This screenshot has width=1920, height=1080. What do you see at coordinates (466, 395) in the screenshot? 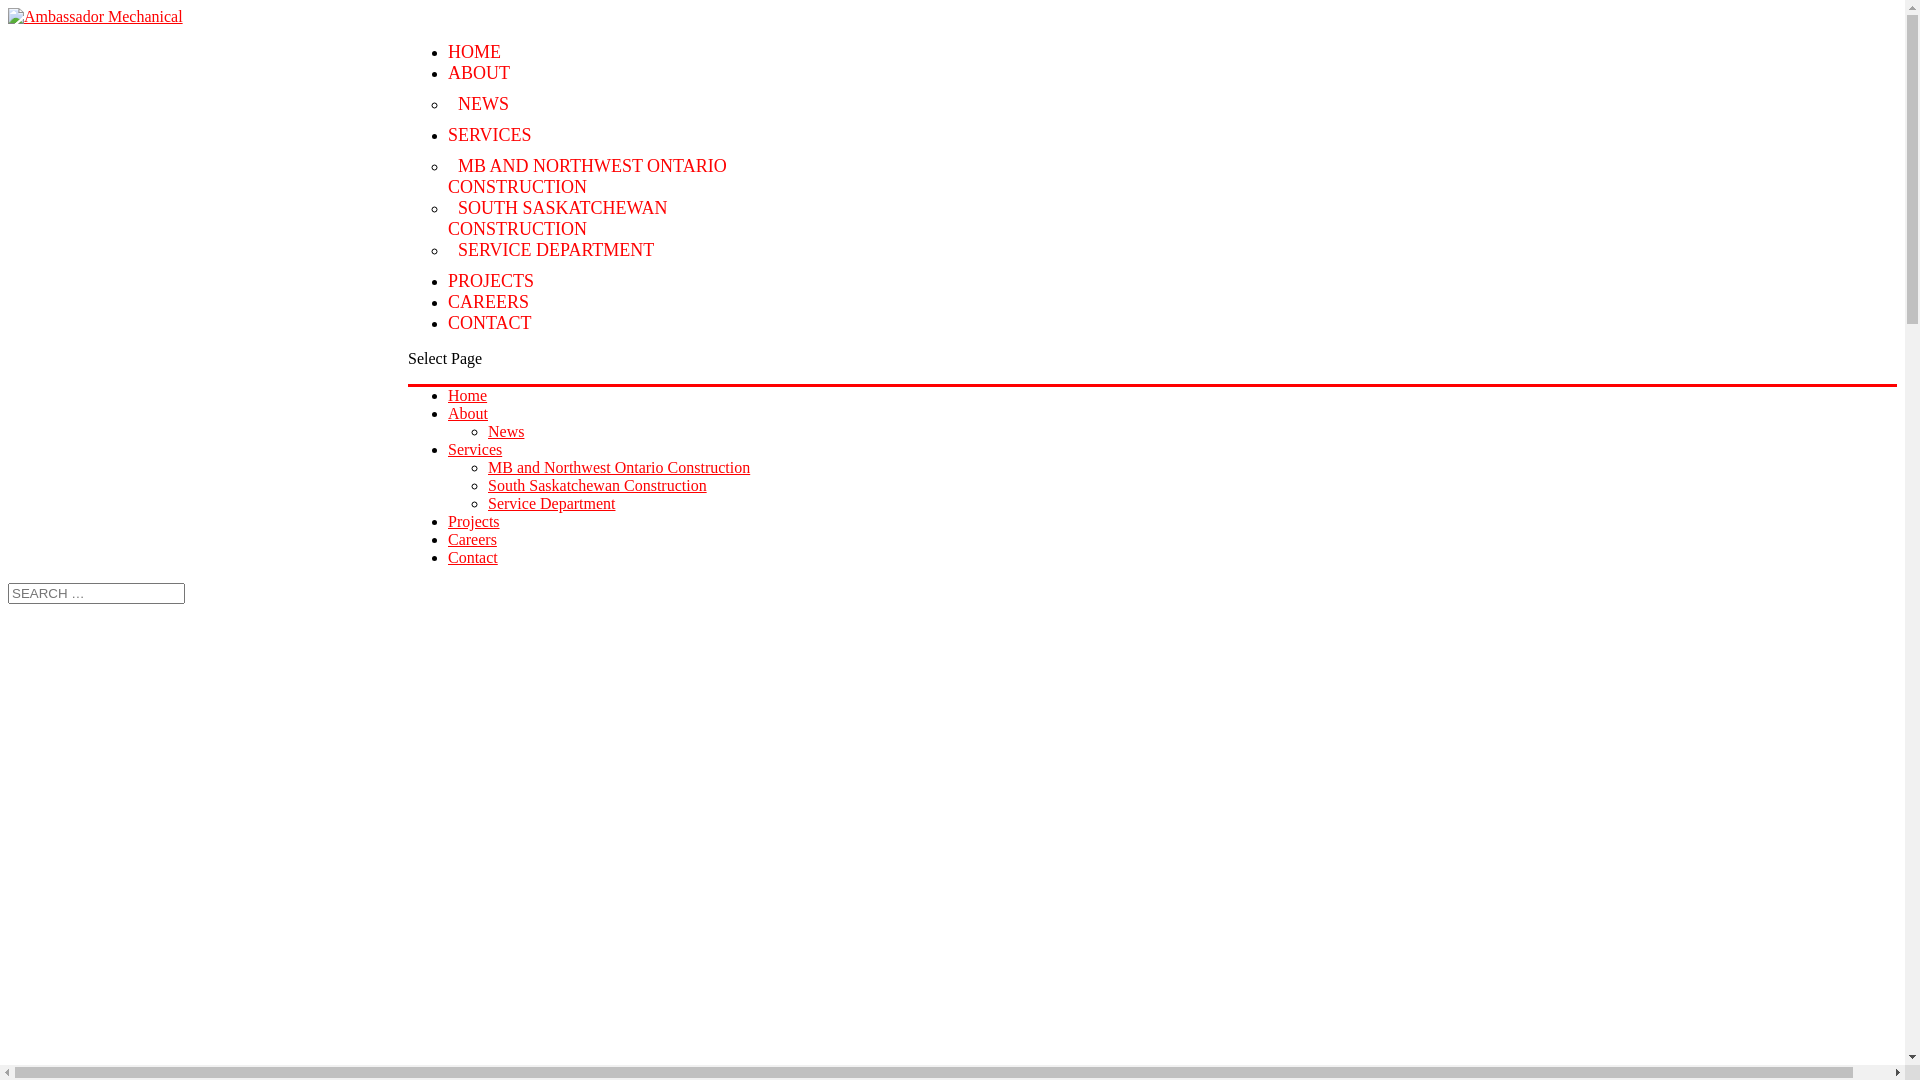
I see `'Home'` at bounding box center [466, 395].